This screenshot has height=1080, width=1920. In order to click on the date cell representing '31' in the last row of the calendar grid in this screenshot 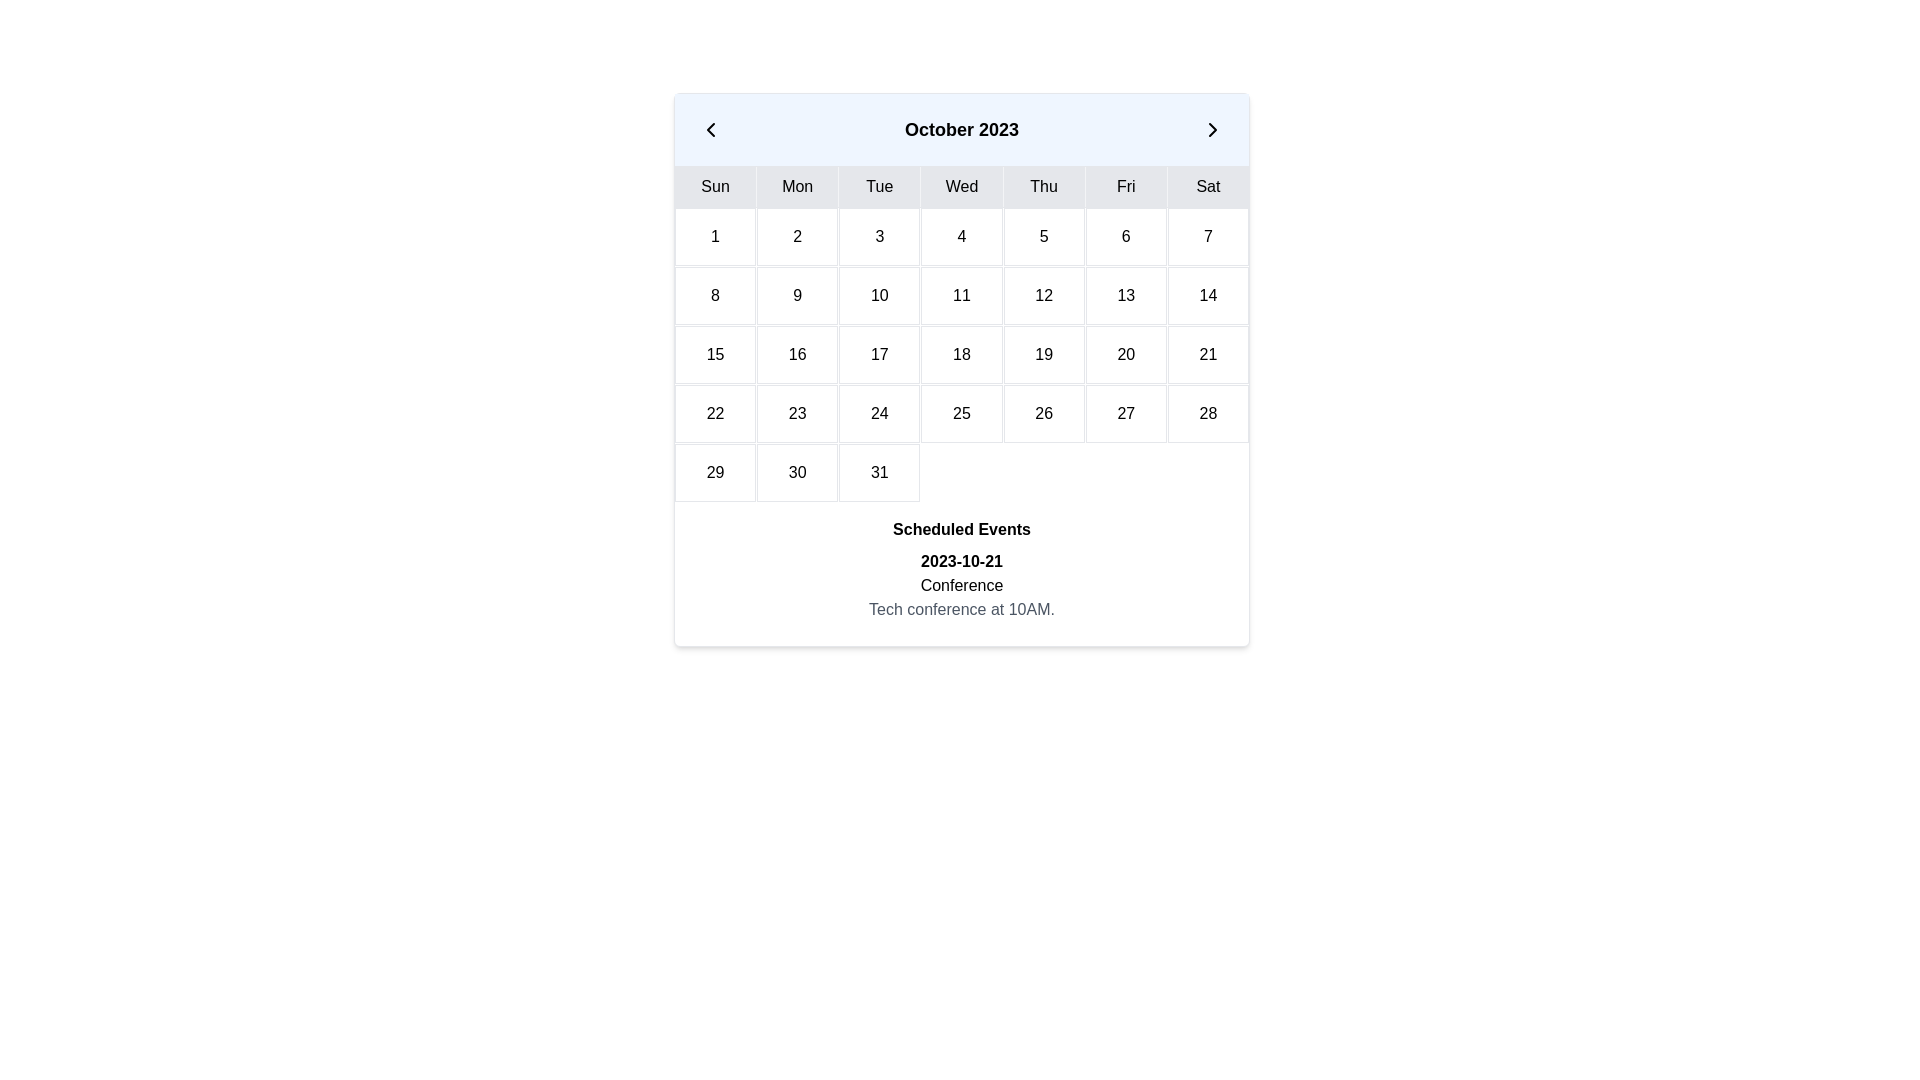, I will do `click(879, 473)`.